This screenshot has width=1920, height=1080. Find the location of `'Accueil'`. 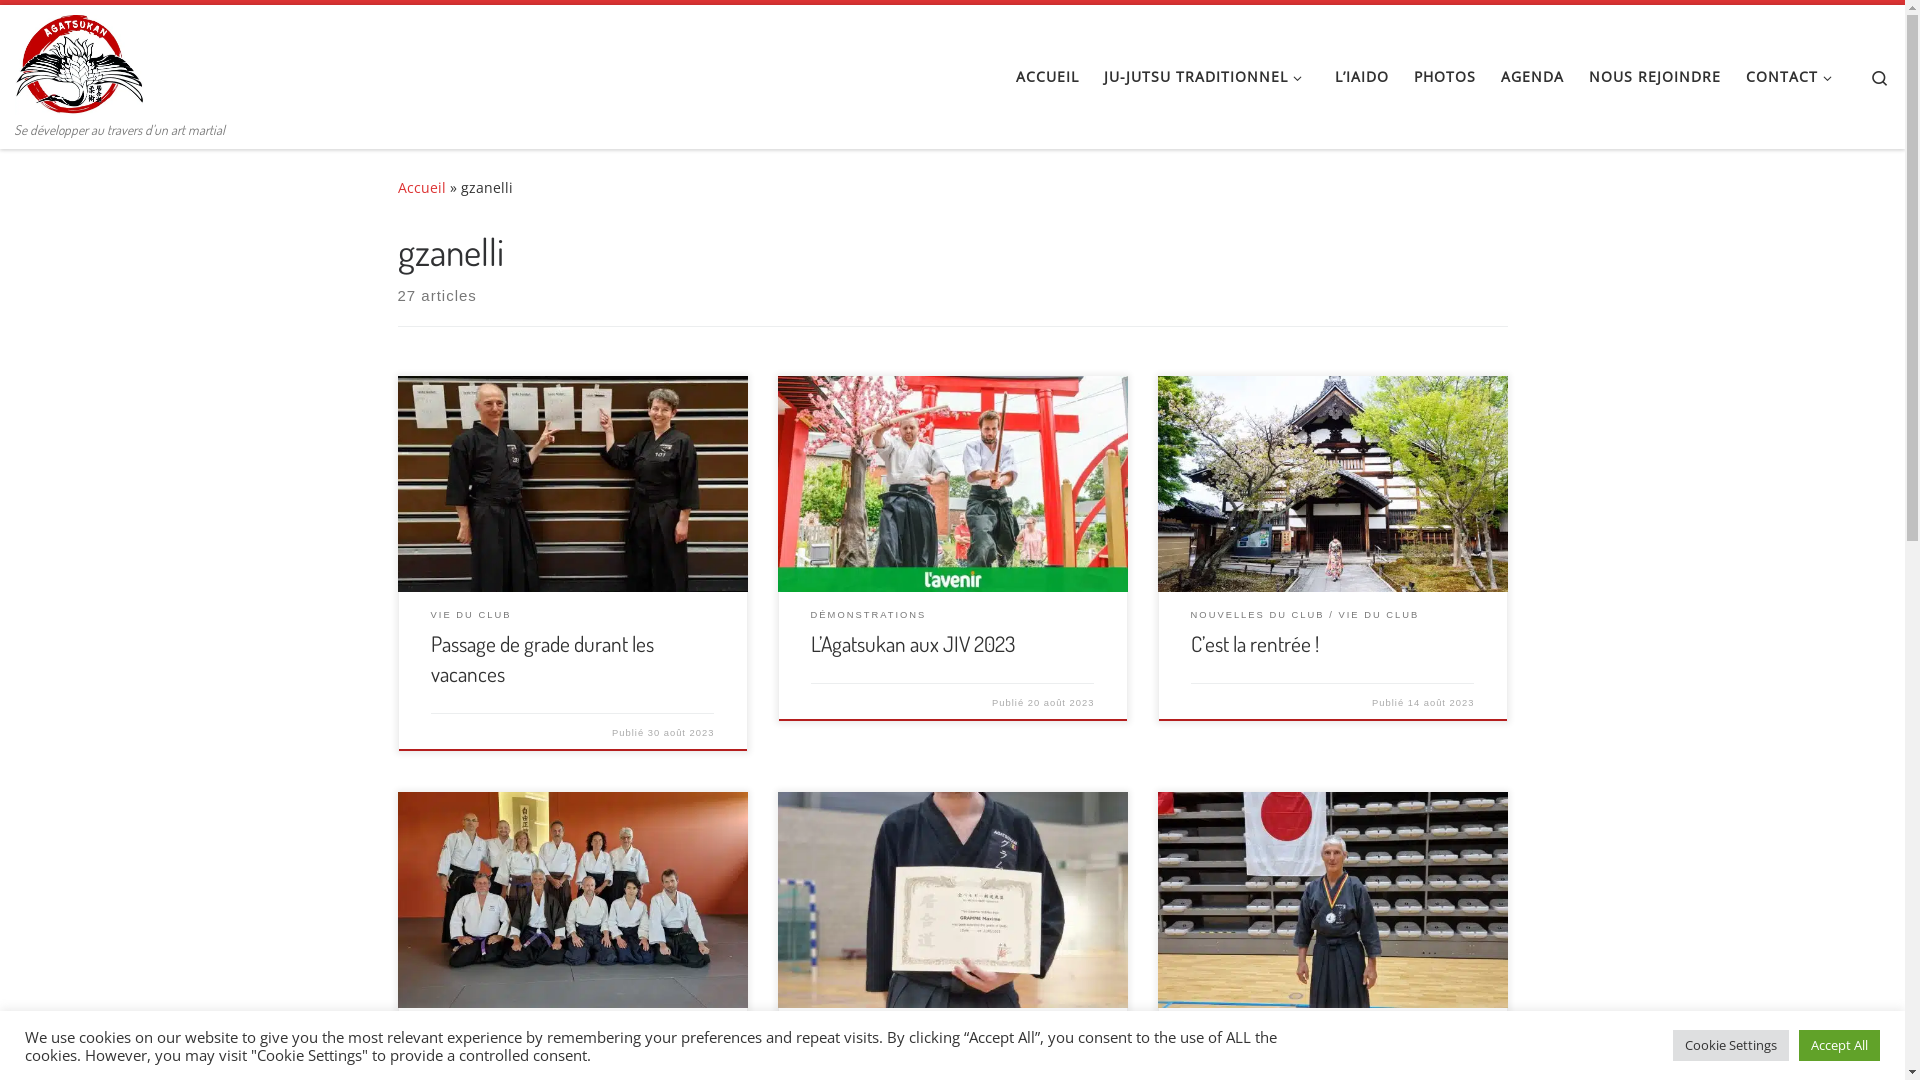

'Accueil' is located at coordinates (398, 187).